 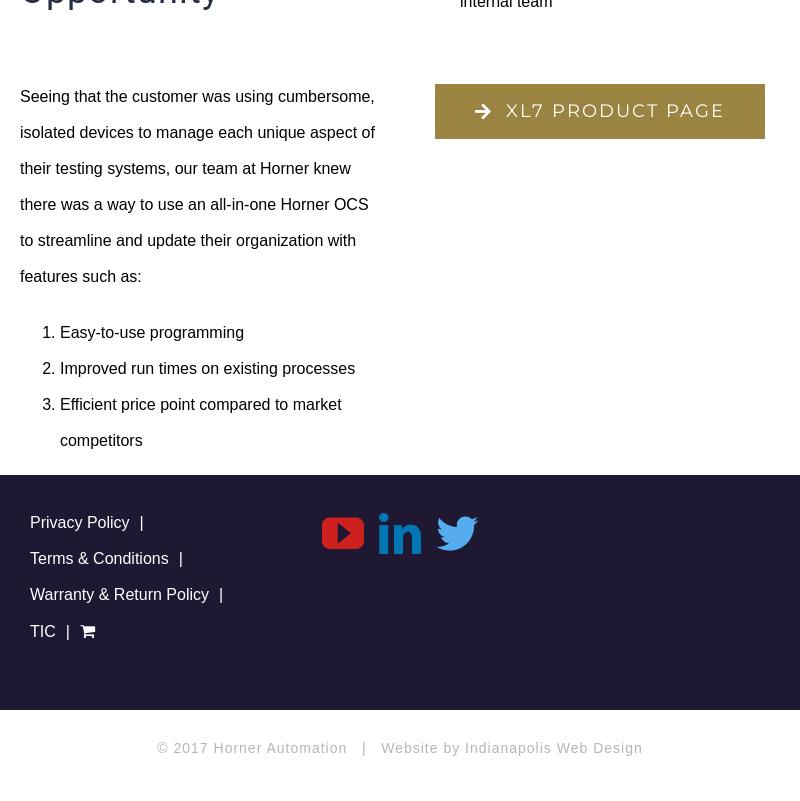 What do you see at coordinates (41, 629) in the screenshot?
I see `'TIC'` at bounding box center [41, 629].